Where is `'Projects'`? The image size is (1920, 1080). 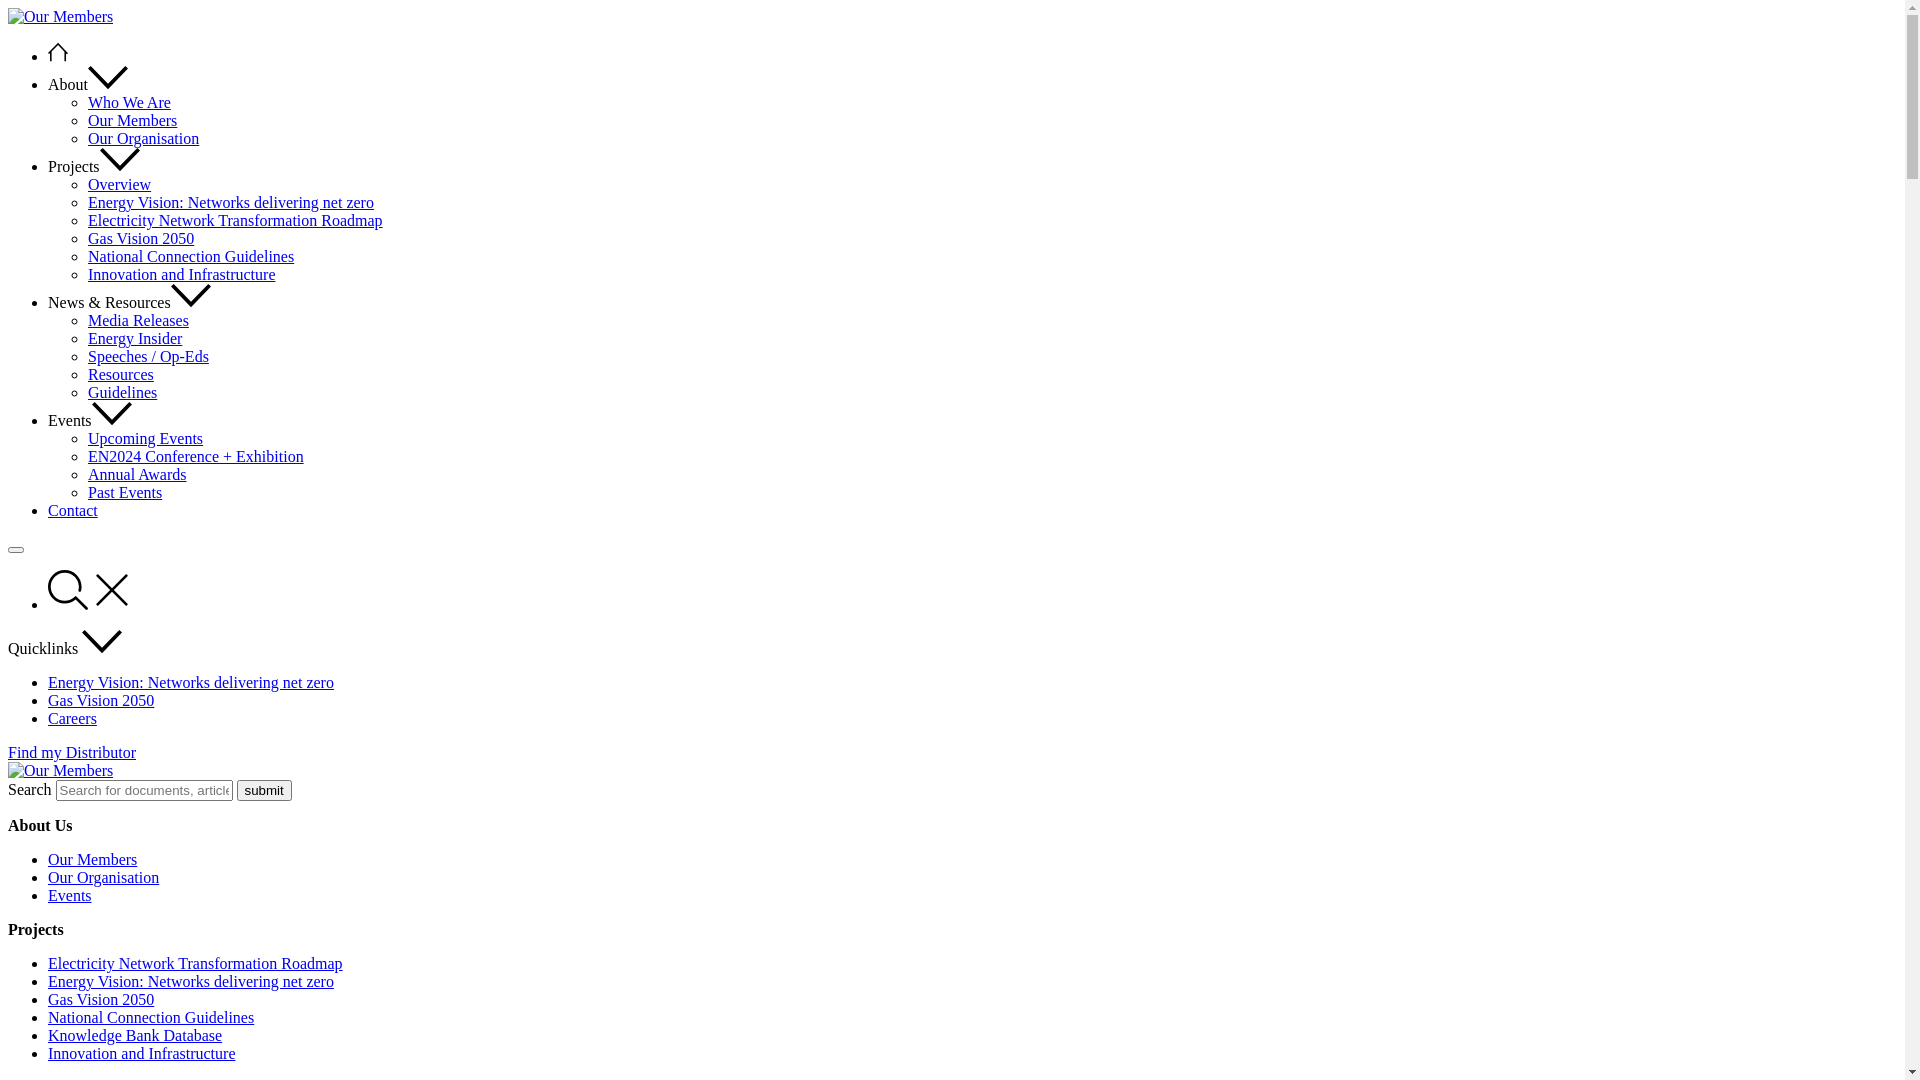 'Projects' is located at coordinates (93, 165).